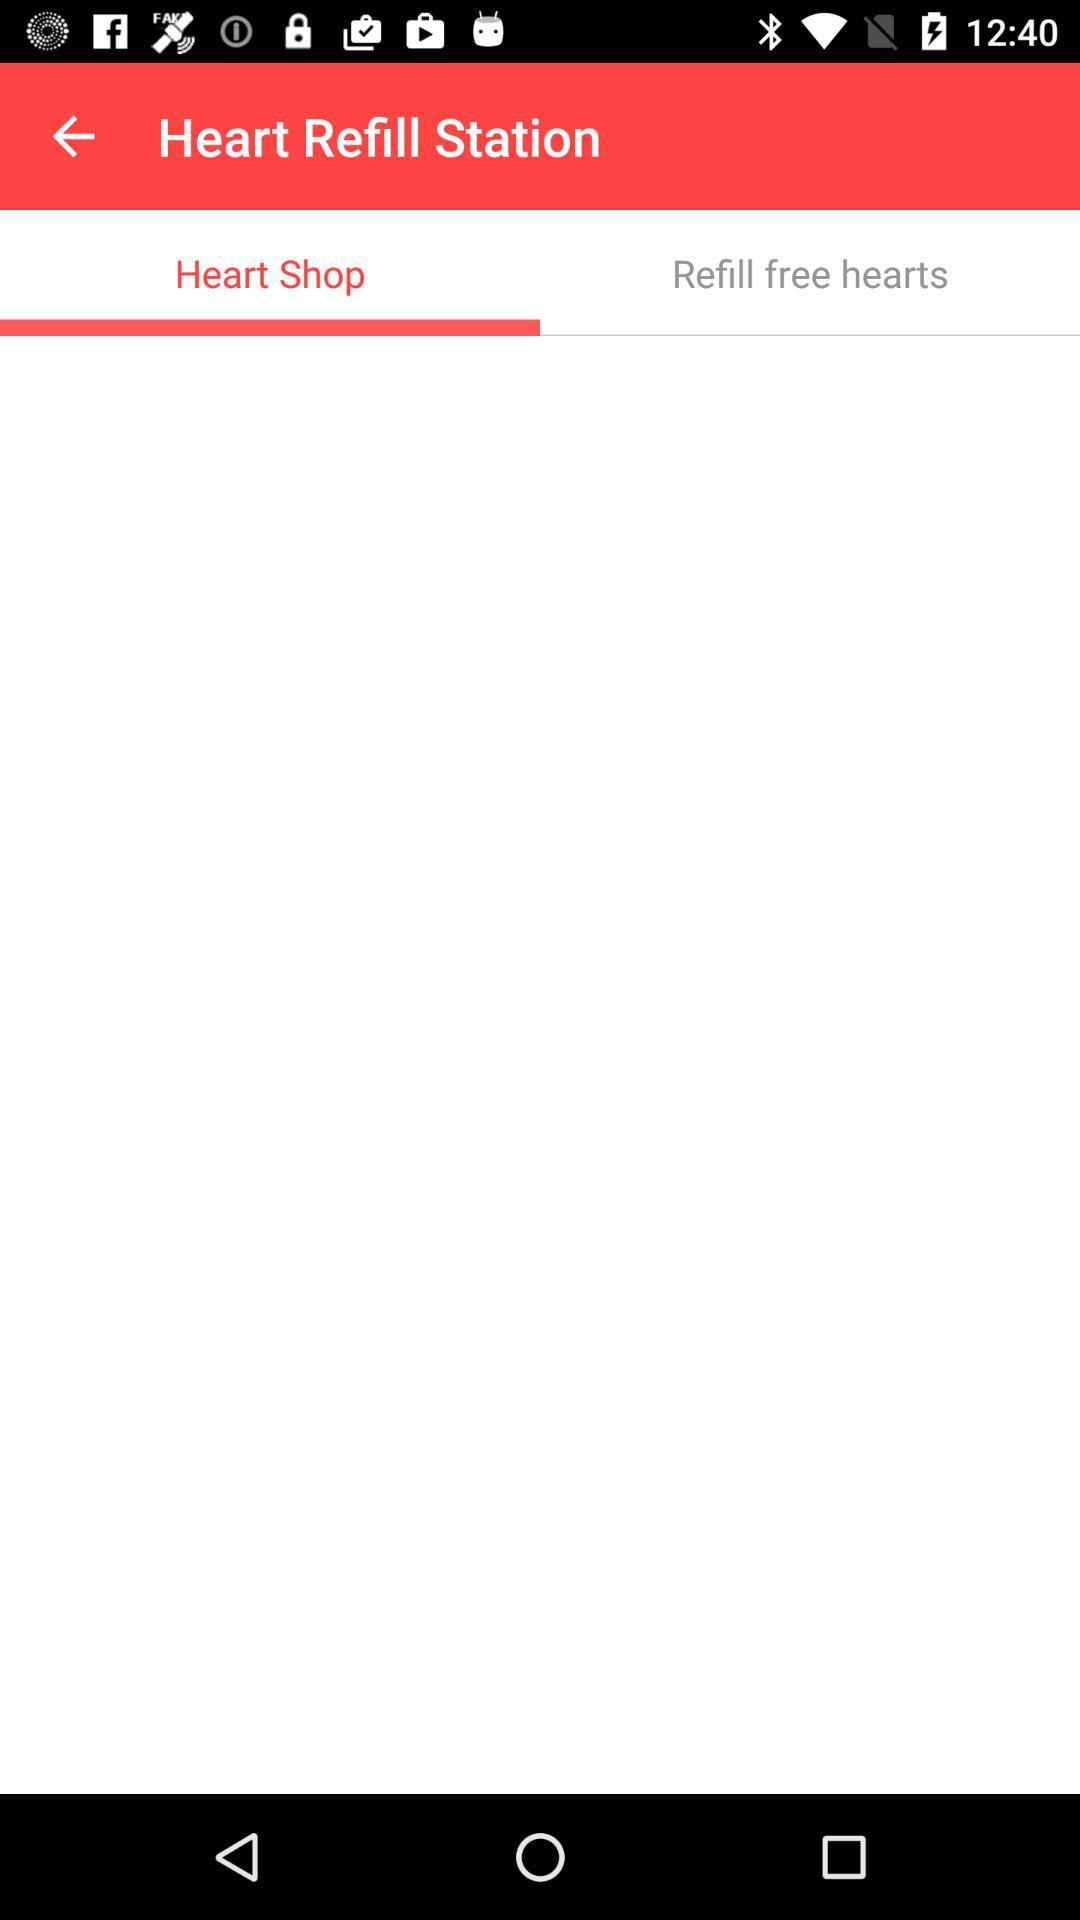 This screenshot has height=1920, width=1080. What do you see at coordinates (810, 272) in the screenshot?
I see `the refill free hearts` at bounding box center [810, 272].